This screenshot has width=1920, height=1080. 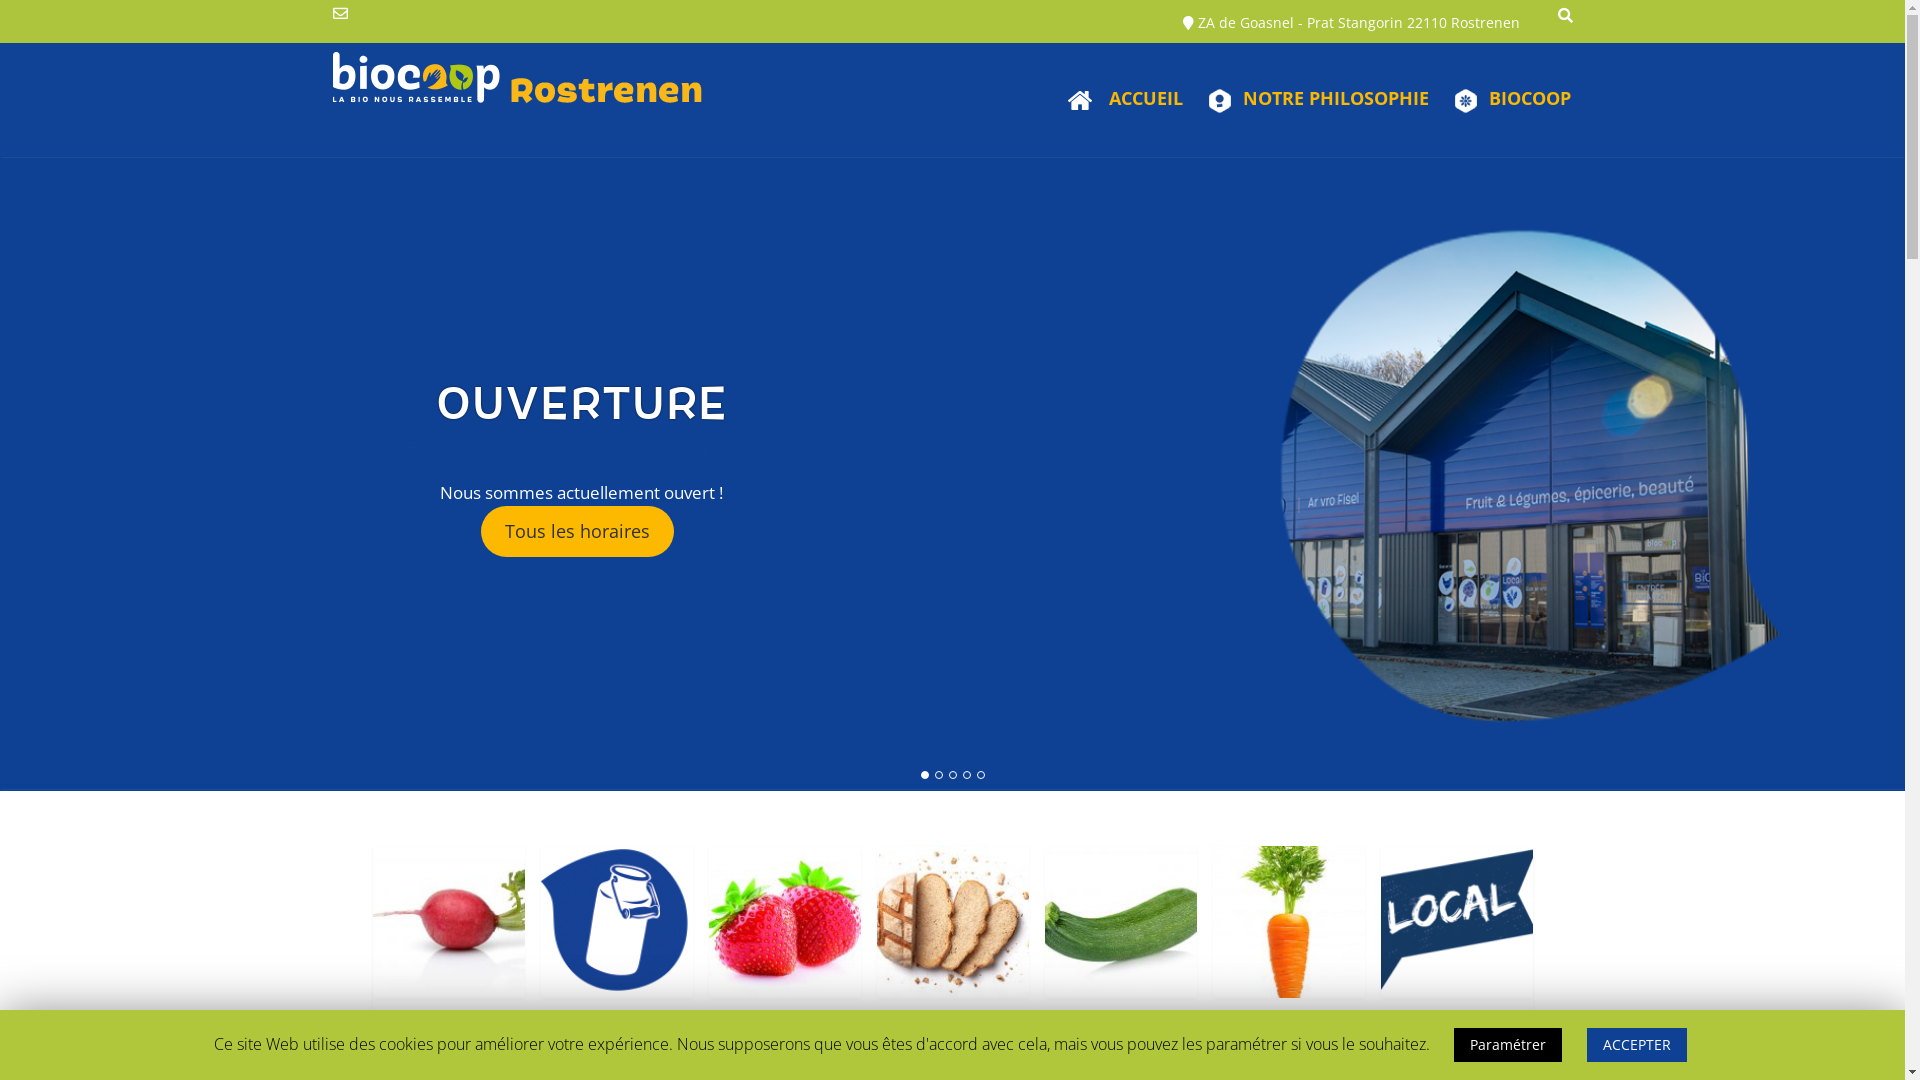 I want to click on 'Skip to content', so click(x=0, y=0).